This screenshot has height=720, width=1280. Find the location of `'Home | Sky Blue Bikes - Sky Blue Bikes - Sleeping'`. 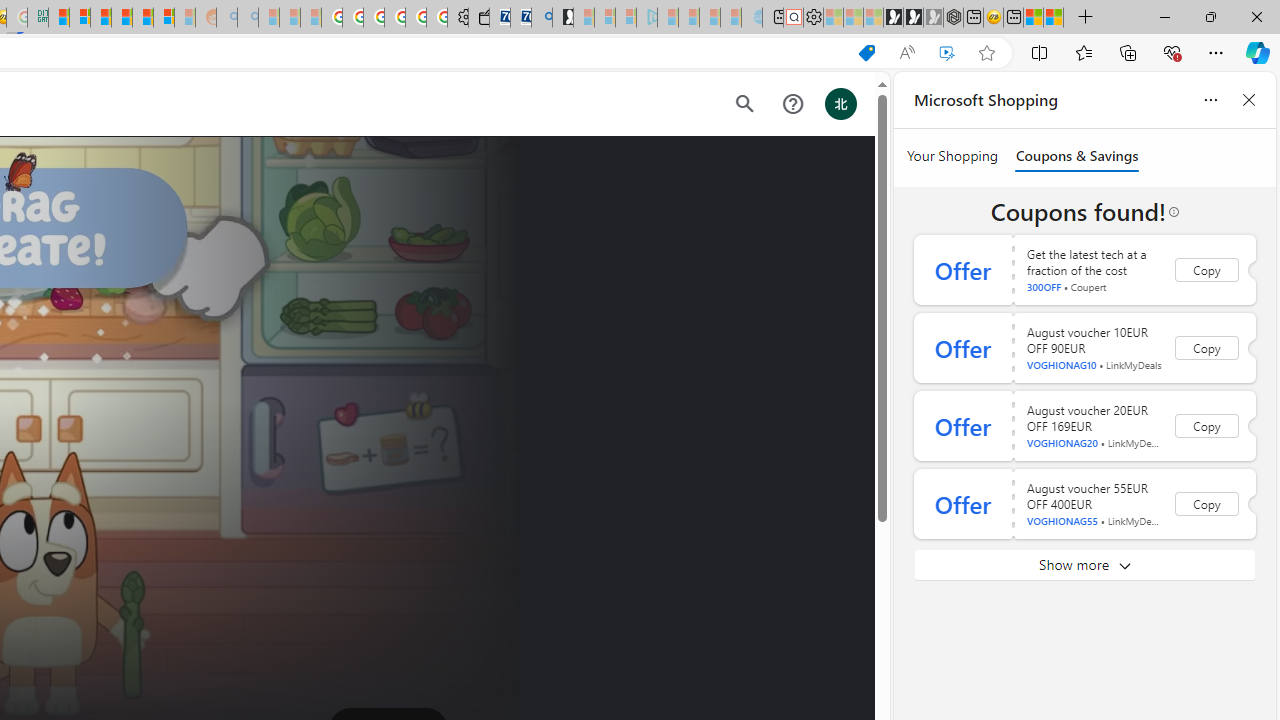

'Home | Sky Blue Bikes - Sky Blue Bikes - Sleeping' is located at coordinates (751, 17).